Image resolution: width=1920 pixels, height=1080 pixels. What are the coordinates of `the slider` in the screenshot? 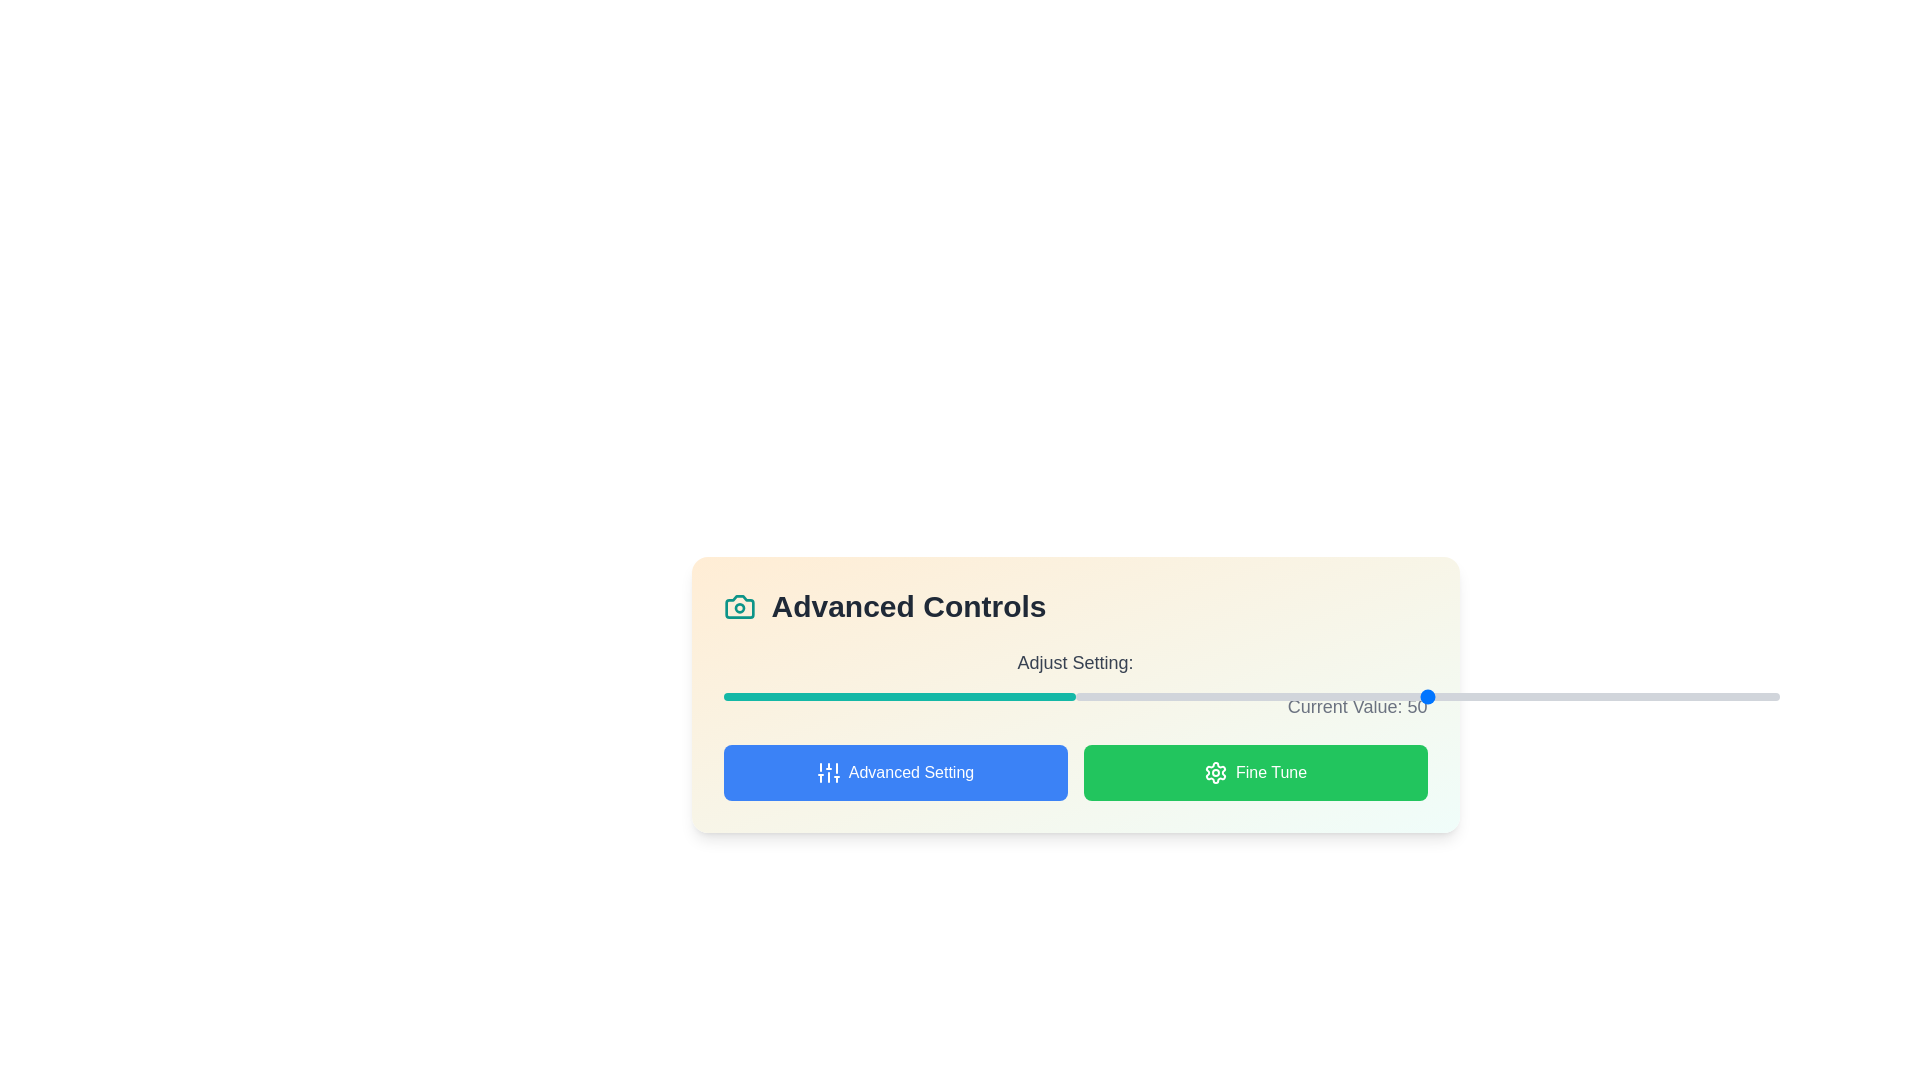 It's located at (864, 692).